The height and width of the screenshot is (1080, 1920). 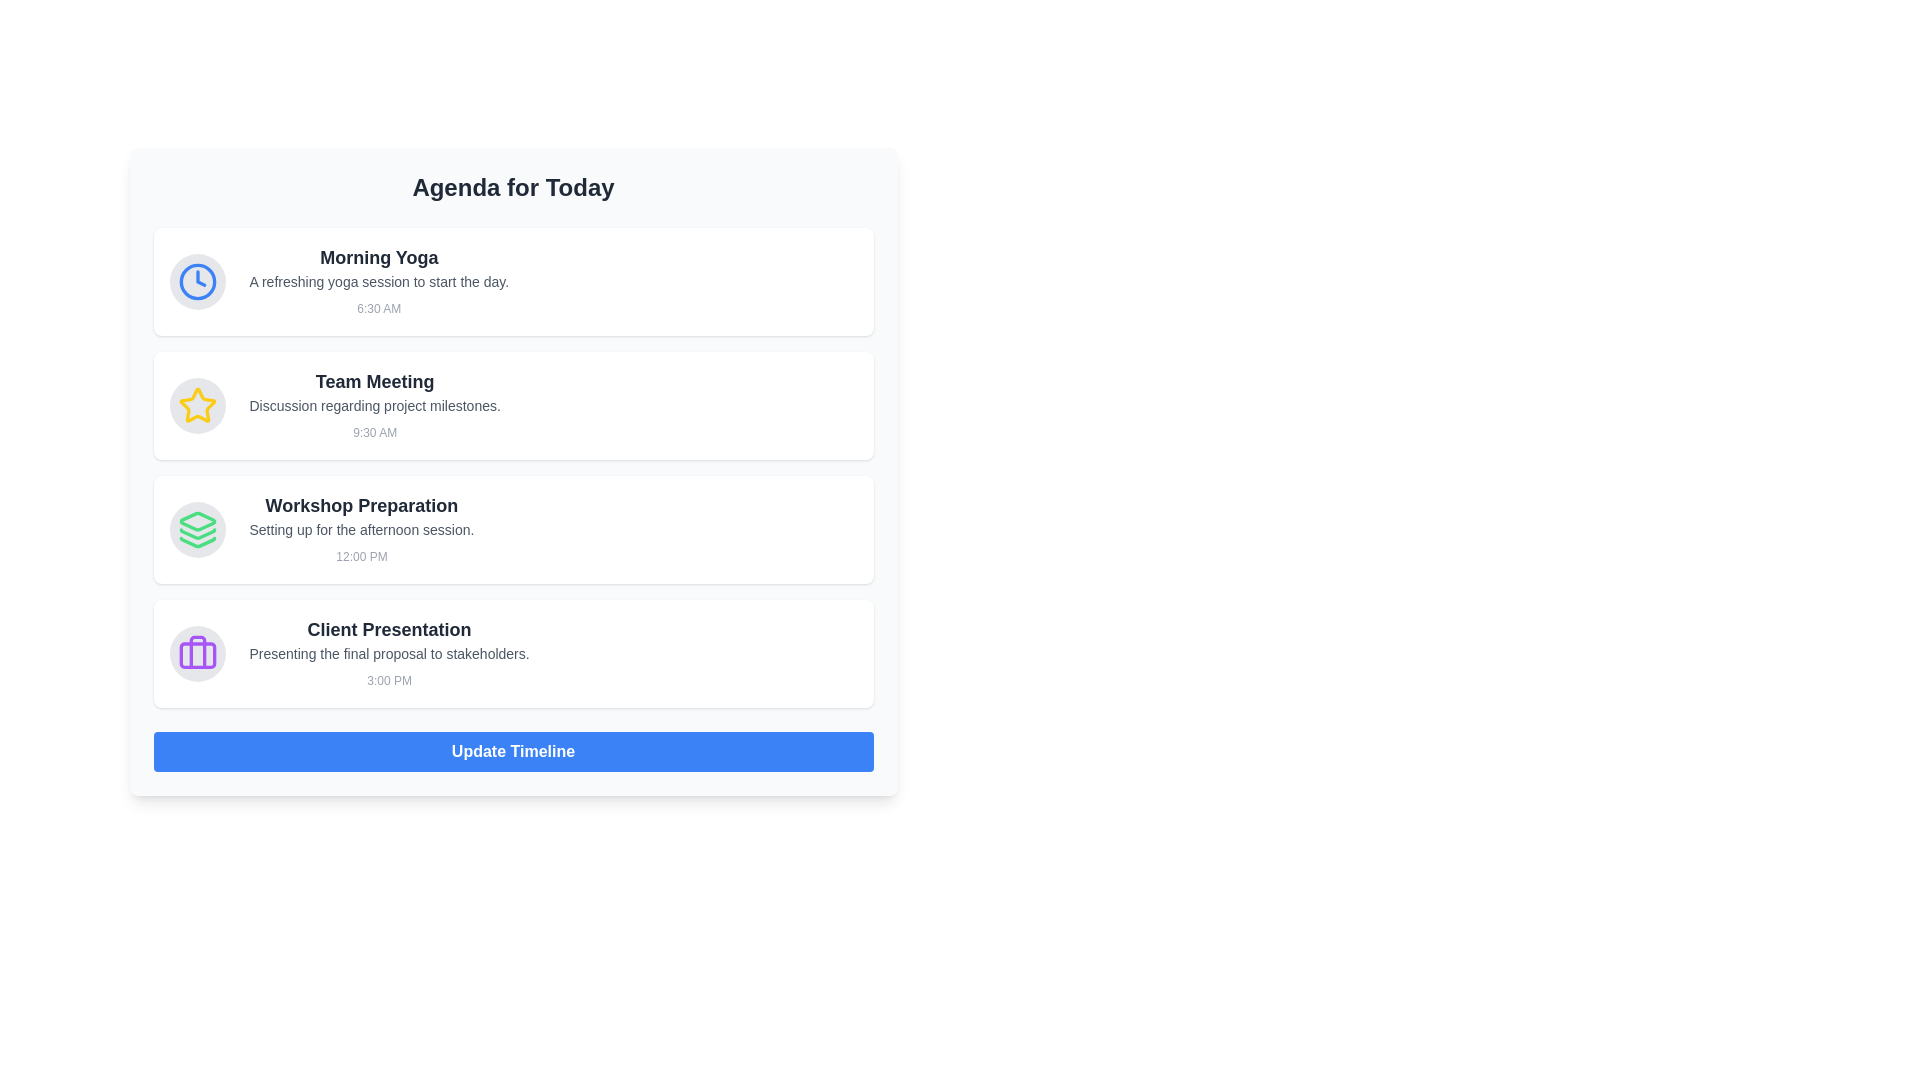 I want to click on the circular icon with a blue outline that is part of the first line item in the agenda list, positioned to the left of 'Morning Yoga', so click(x=197, y=281).